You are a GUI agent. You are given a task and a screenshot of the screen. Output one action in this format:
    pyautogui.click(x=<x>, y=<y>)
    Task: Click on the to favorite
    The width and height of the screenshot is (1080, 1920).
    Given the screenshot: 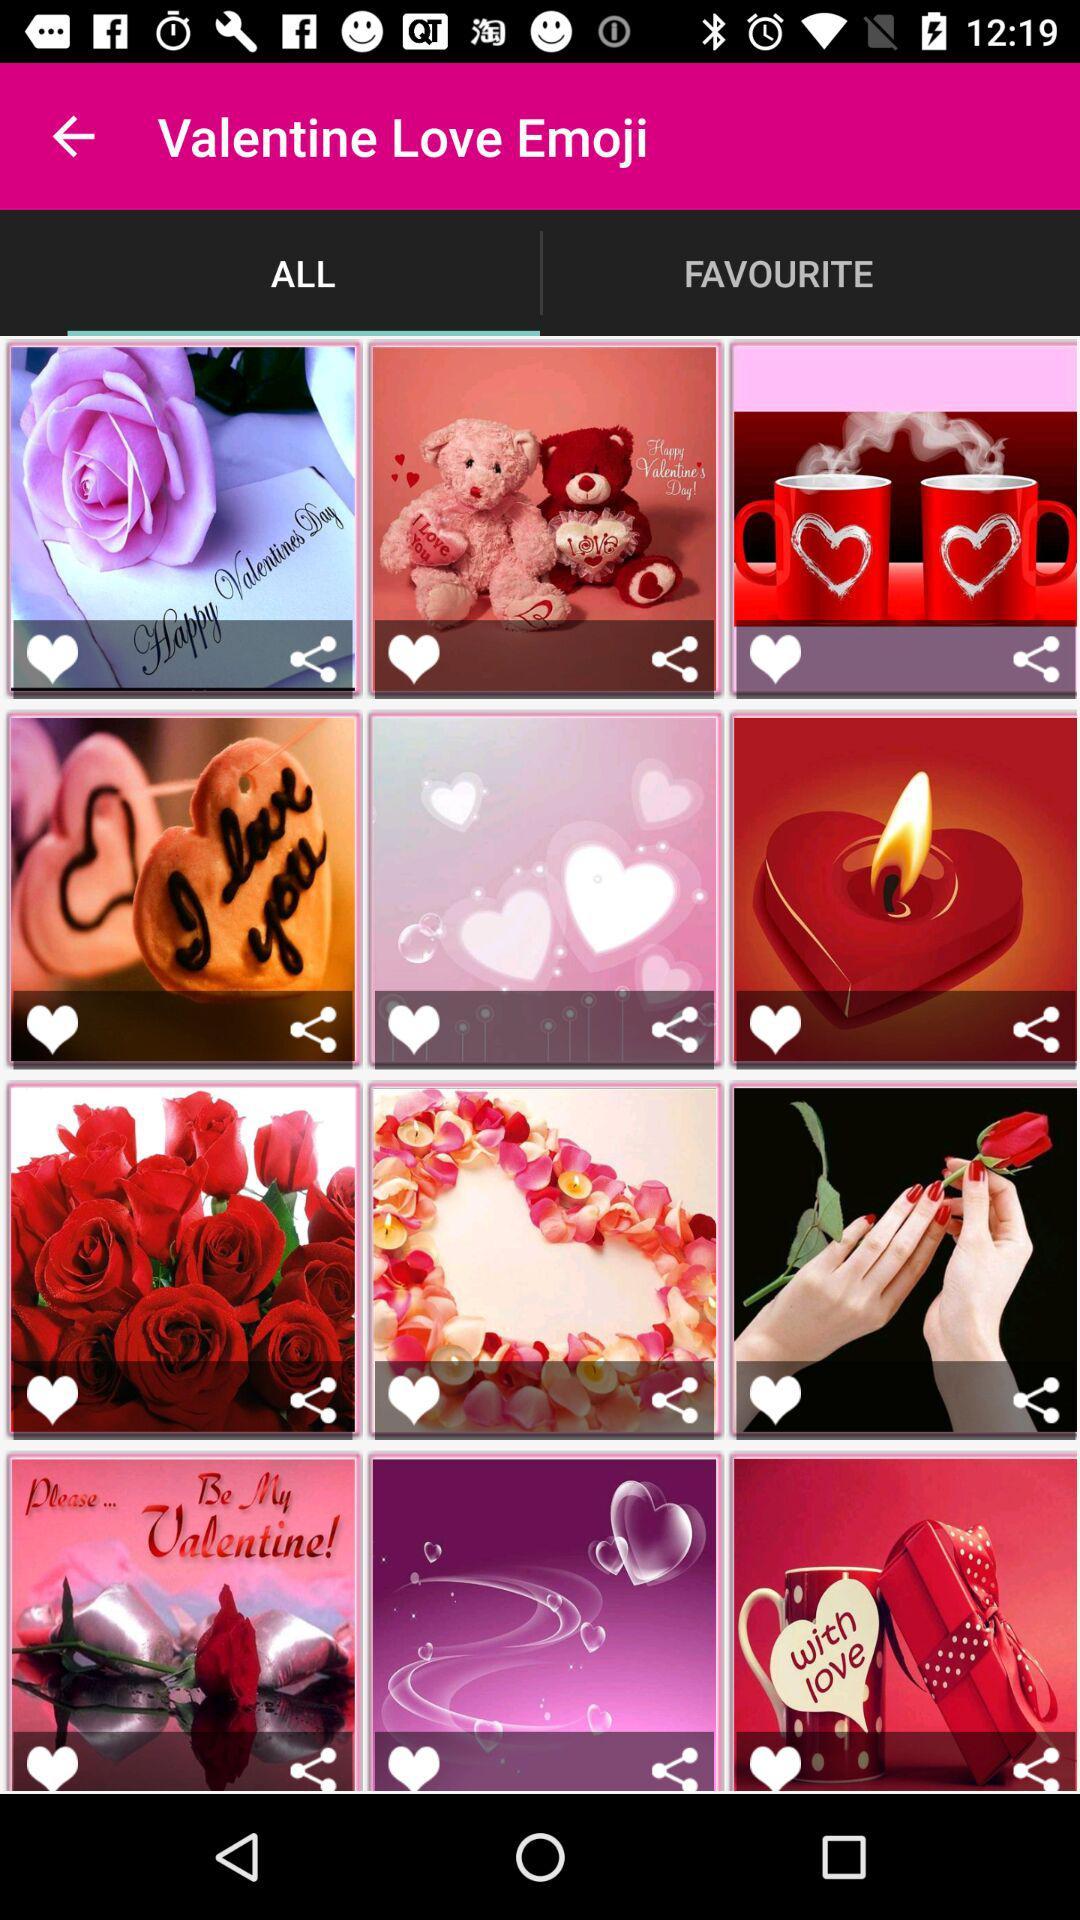 What is the action you would take?
    pyautogui.click(x=412, y=1029)
    